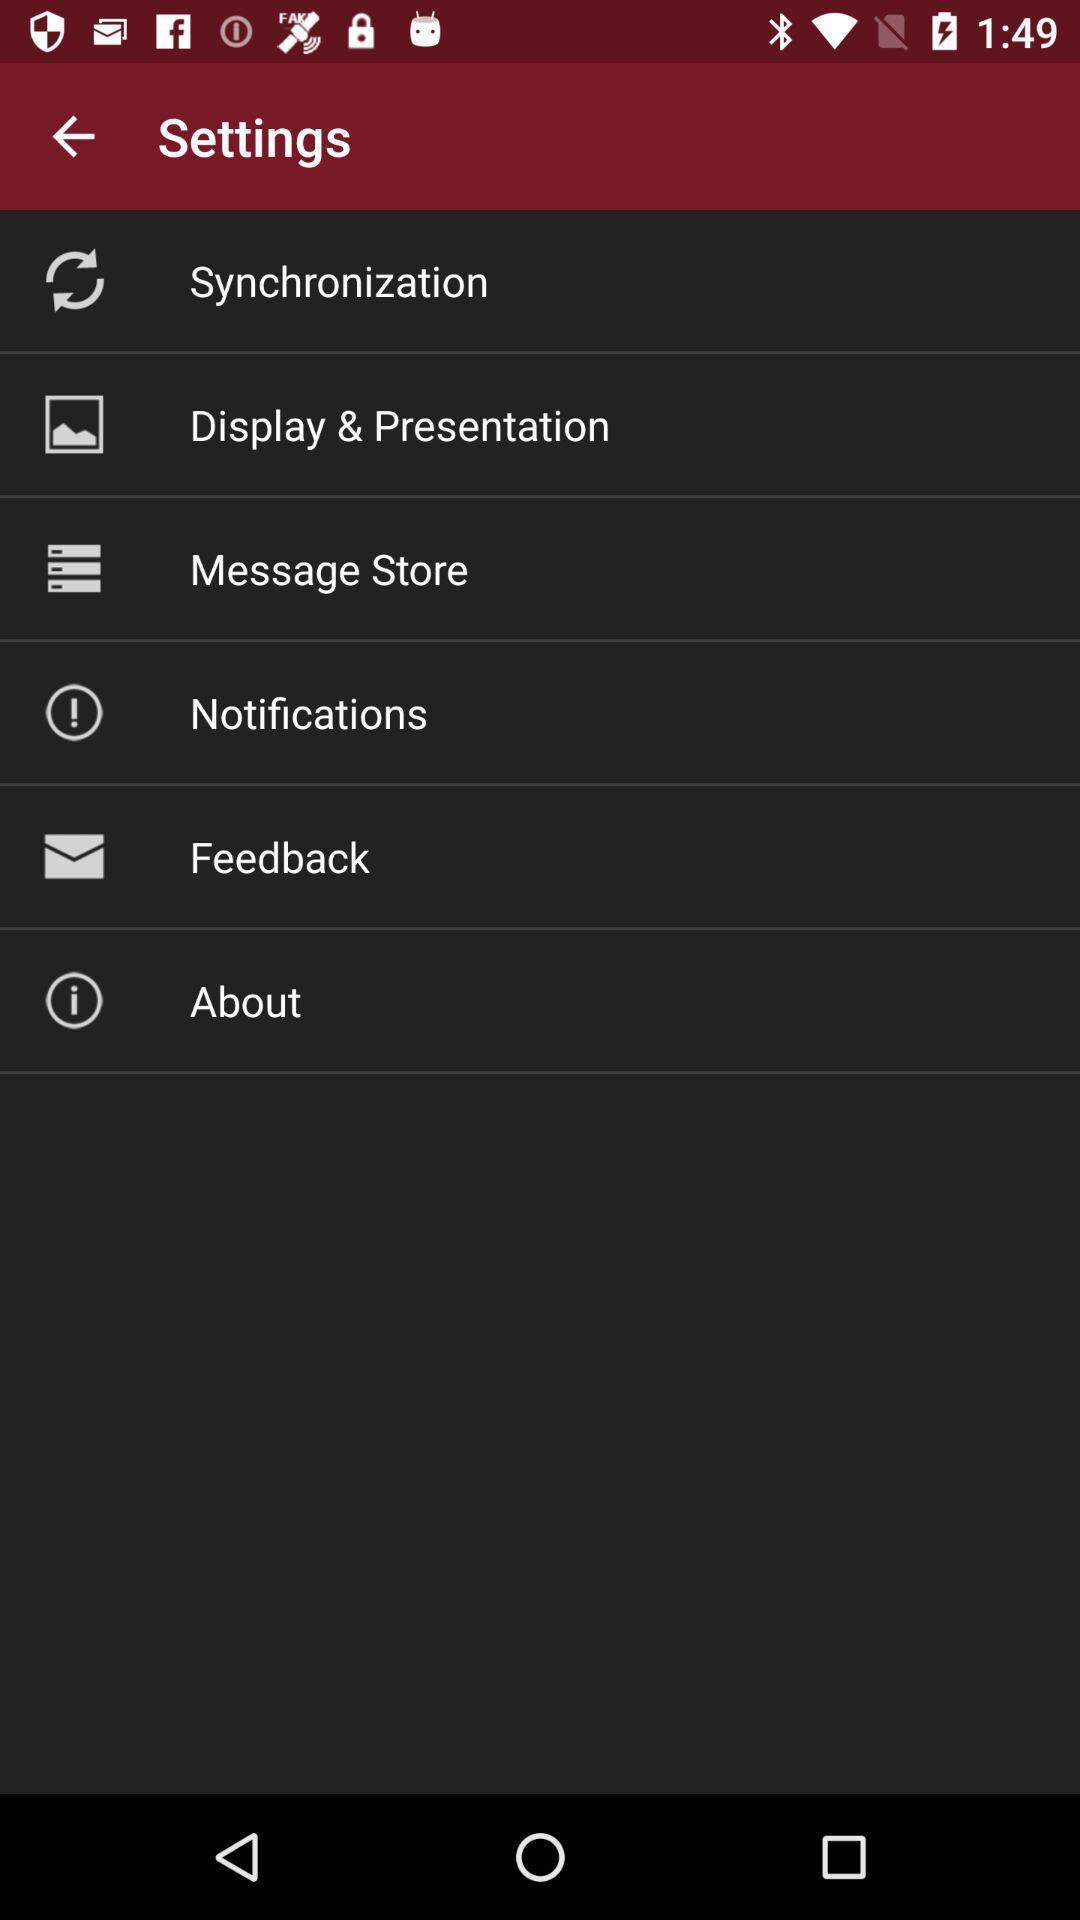  I want to click on the feedback icon, so click(279, 856).